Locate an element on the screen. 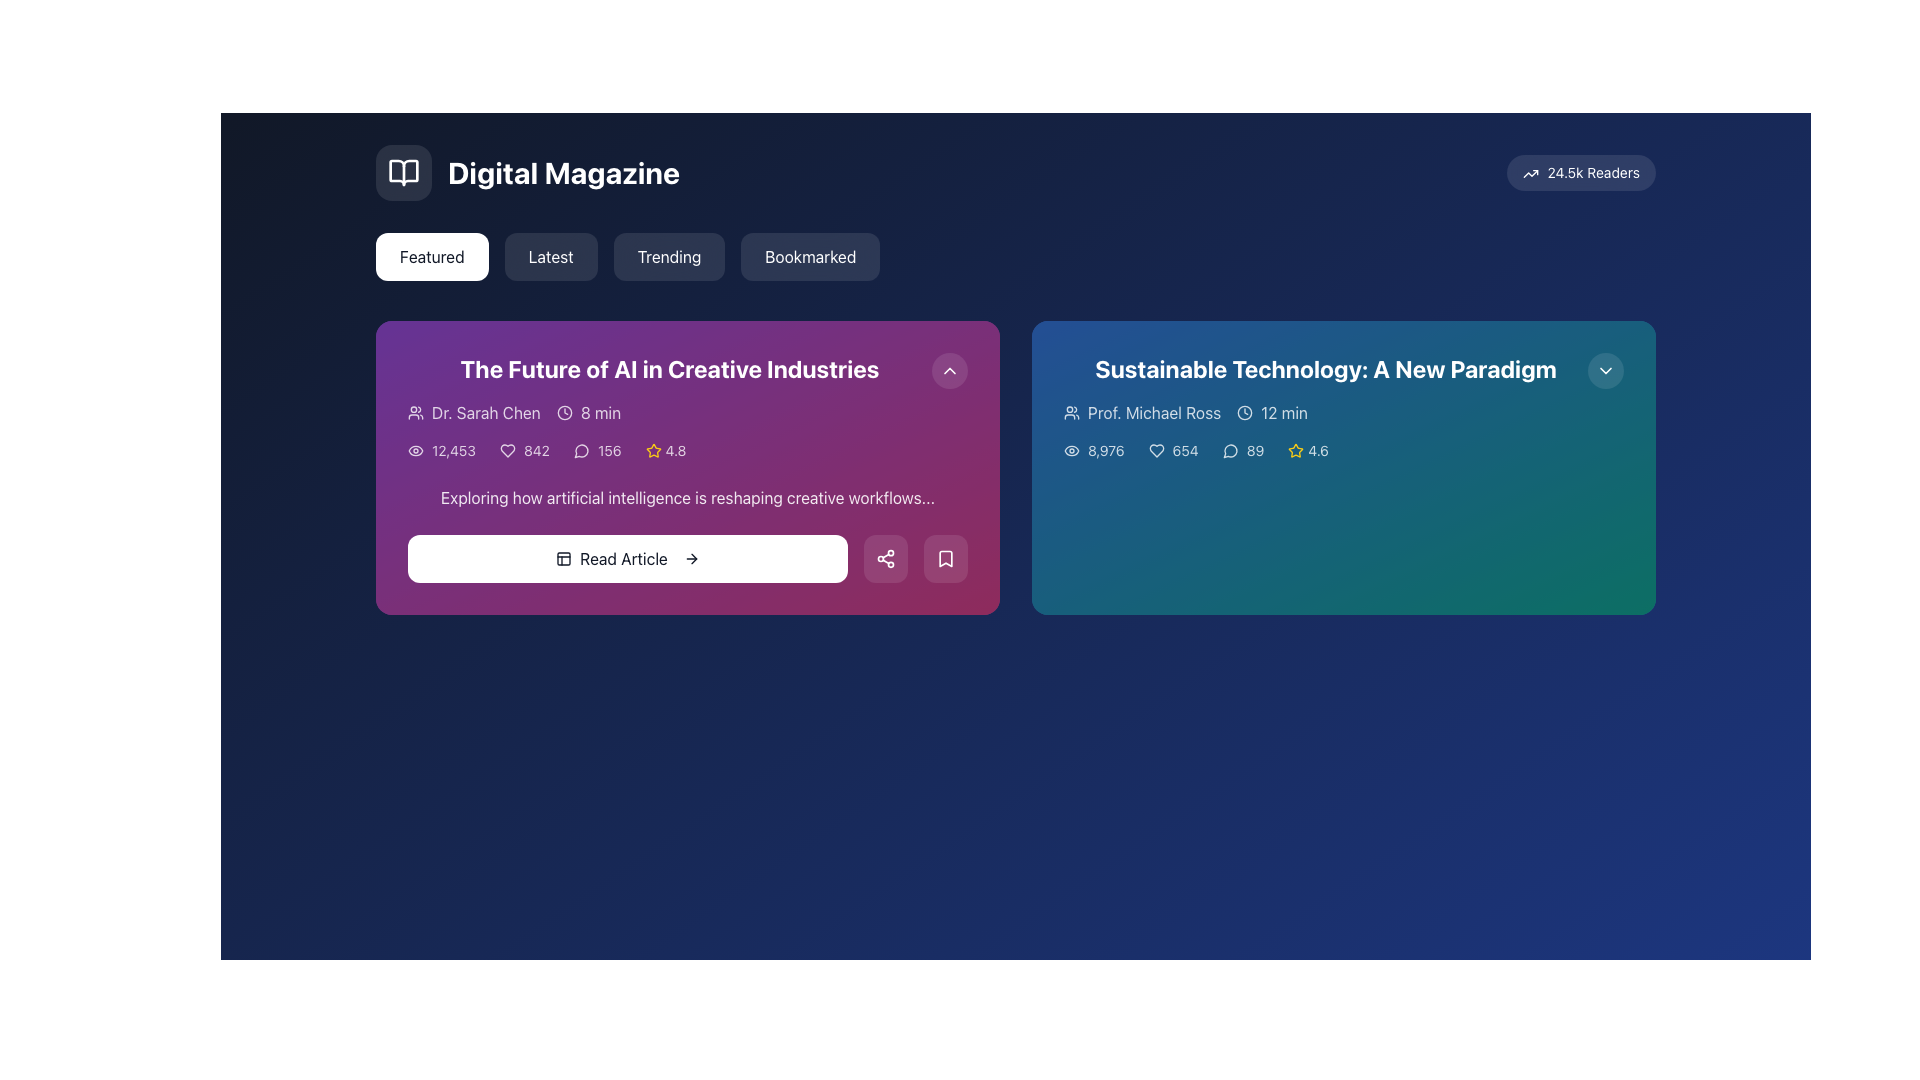  the Duration display element that shows '8 min' and features a small circular clock icon, located in the middle-right section under the title 'The Future of AI in Creative Industries' is located at coordinates (588, 411).